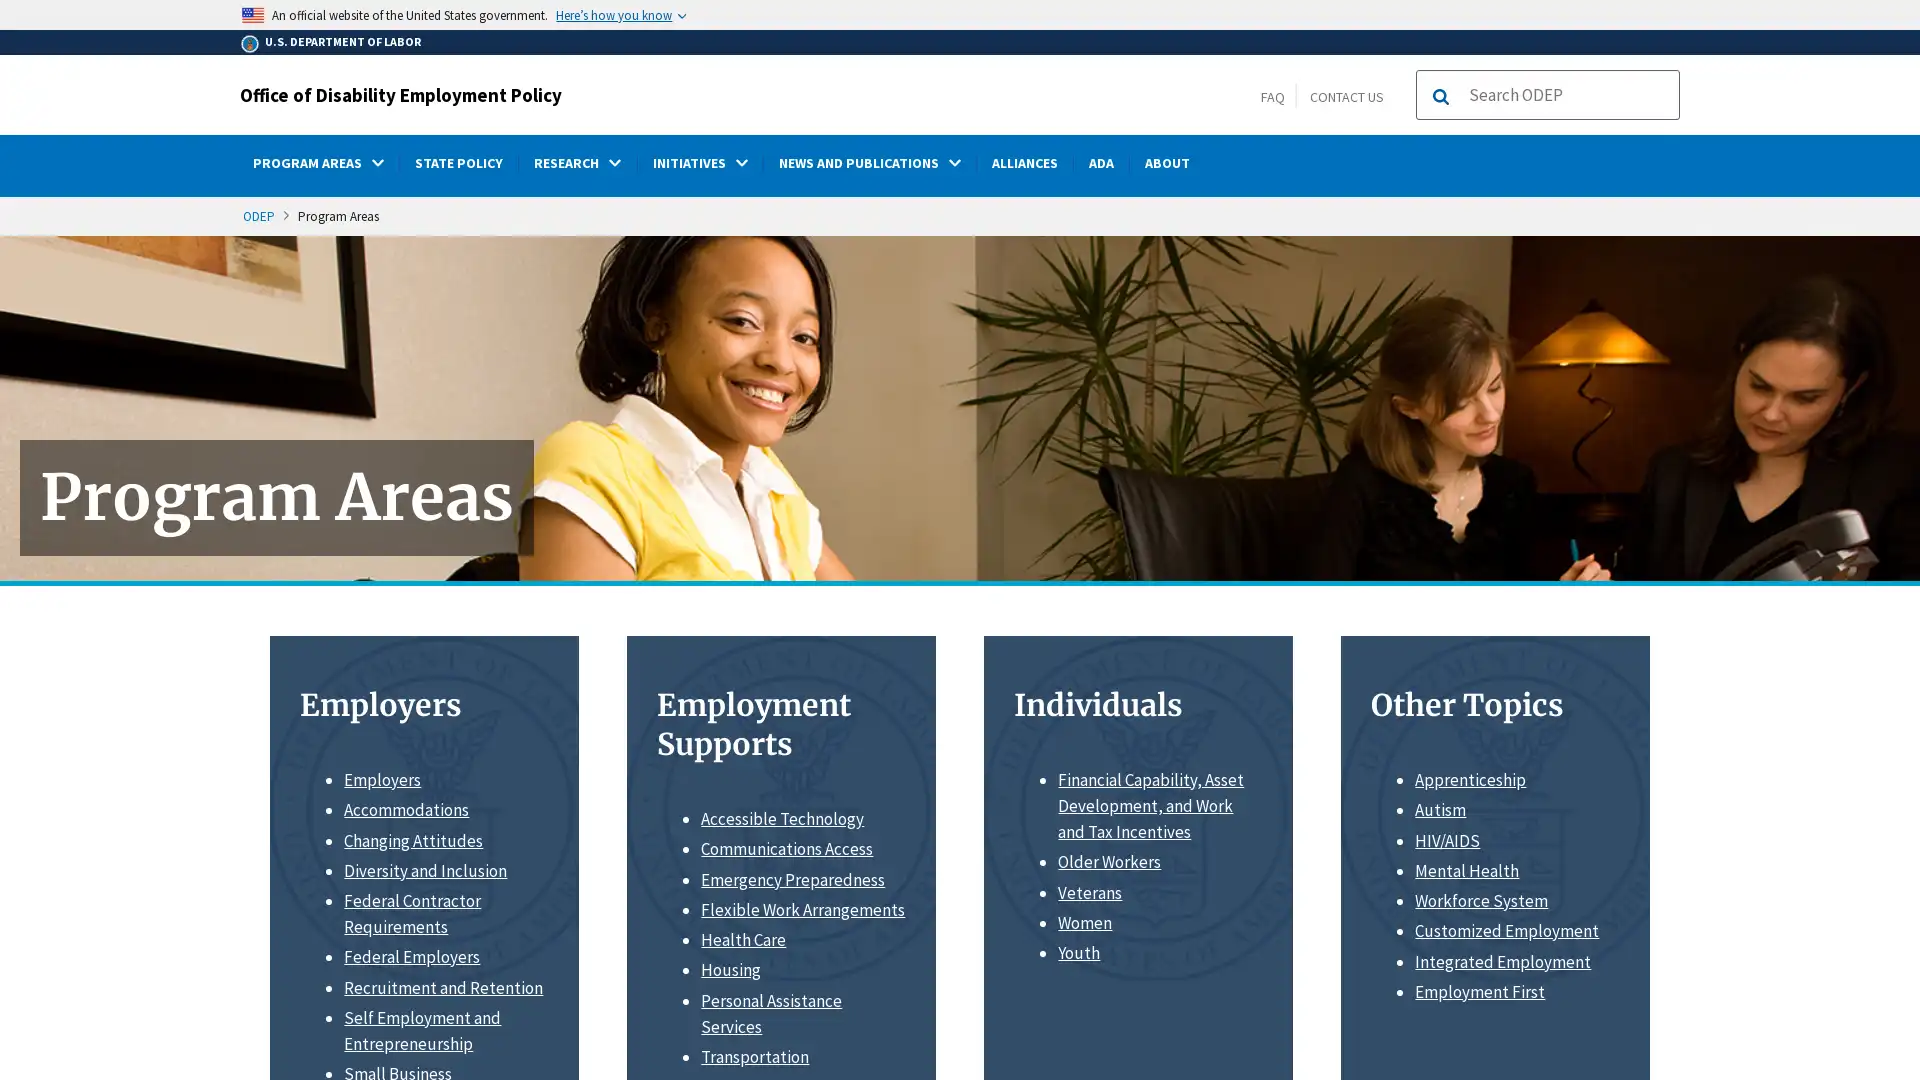  Describe the element at coordinates (1440, 96) in the screenshot. I see `Search` at that location.